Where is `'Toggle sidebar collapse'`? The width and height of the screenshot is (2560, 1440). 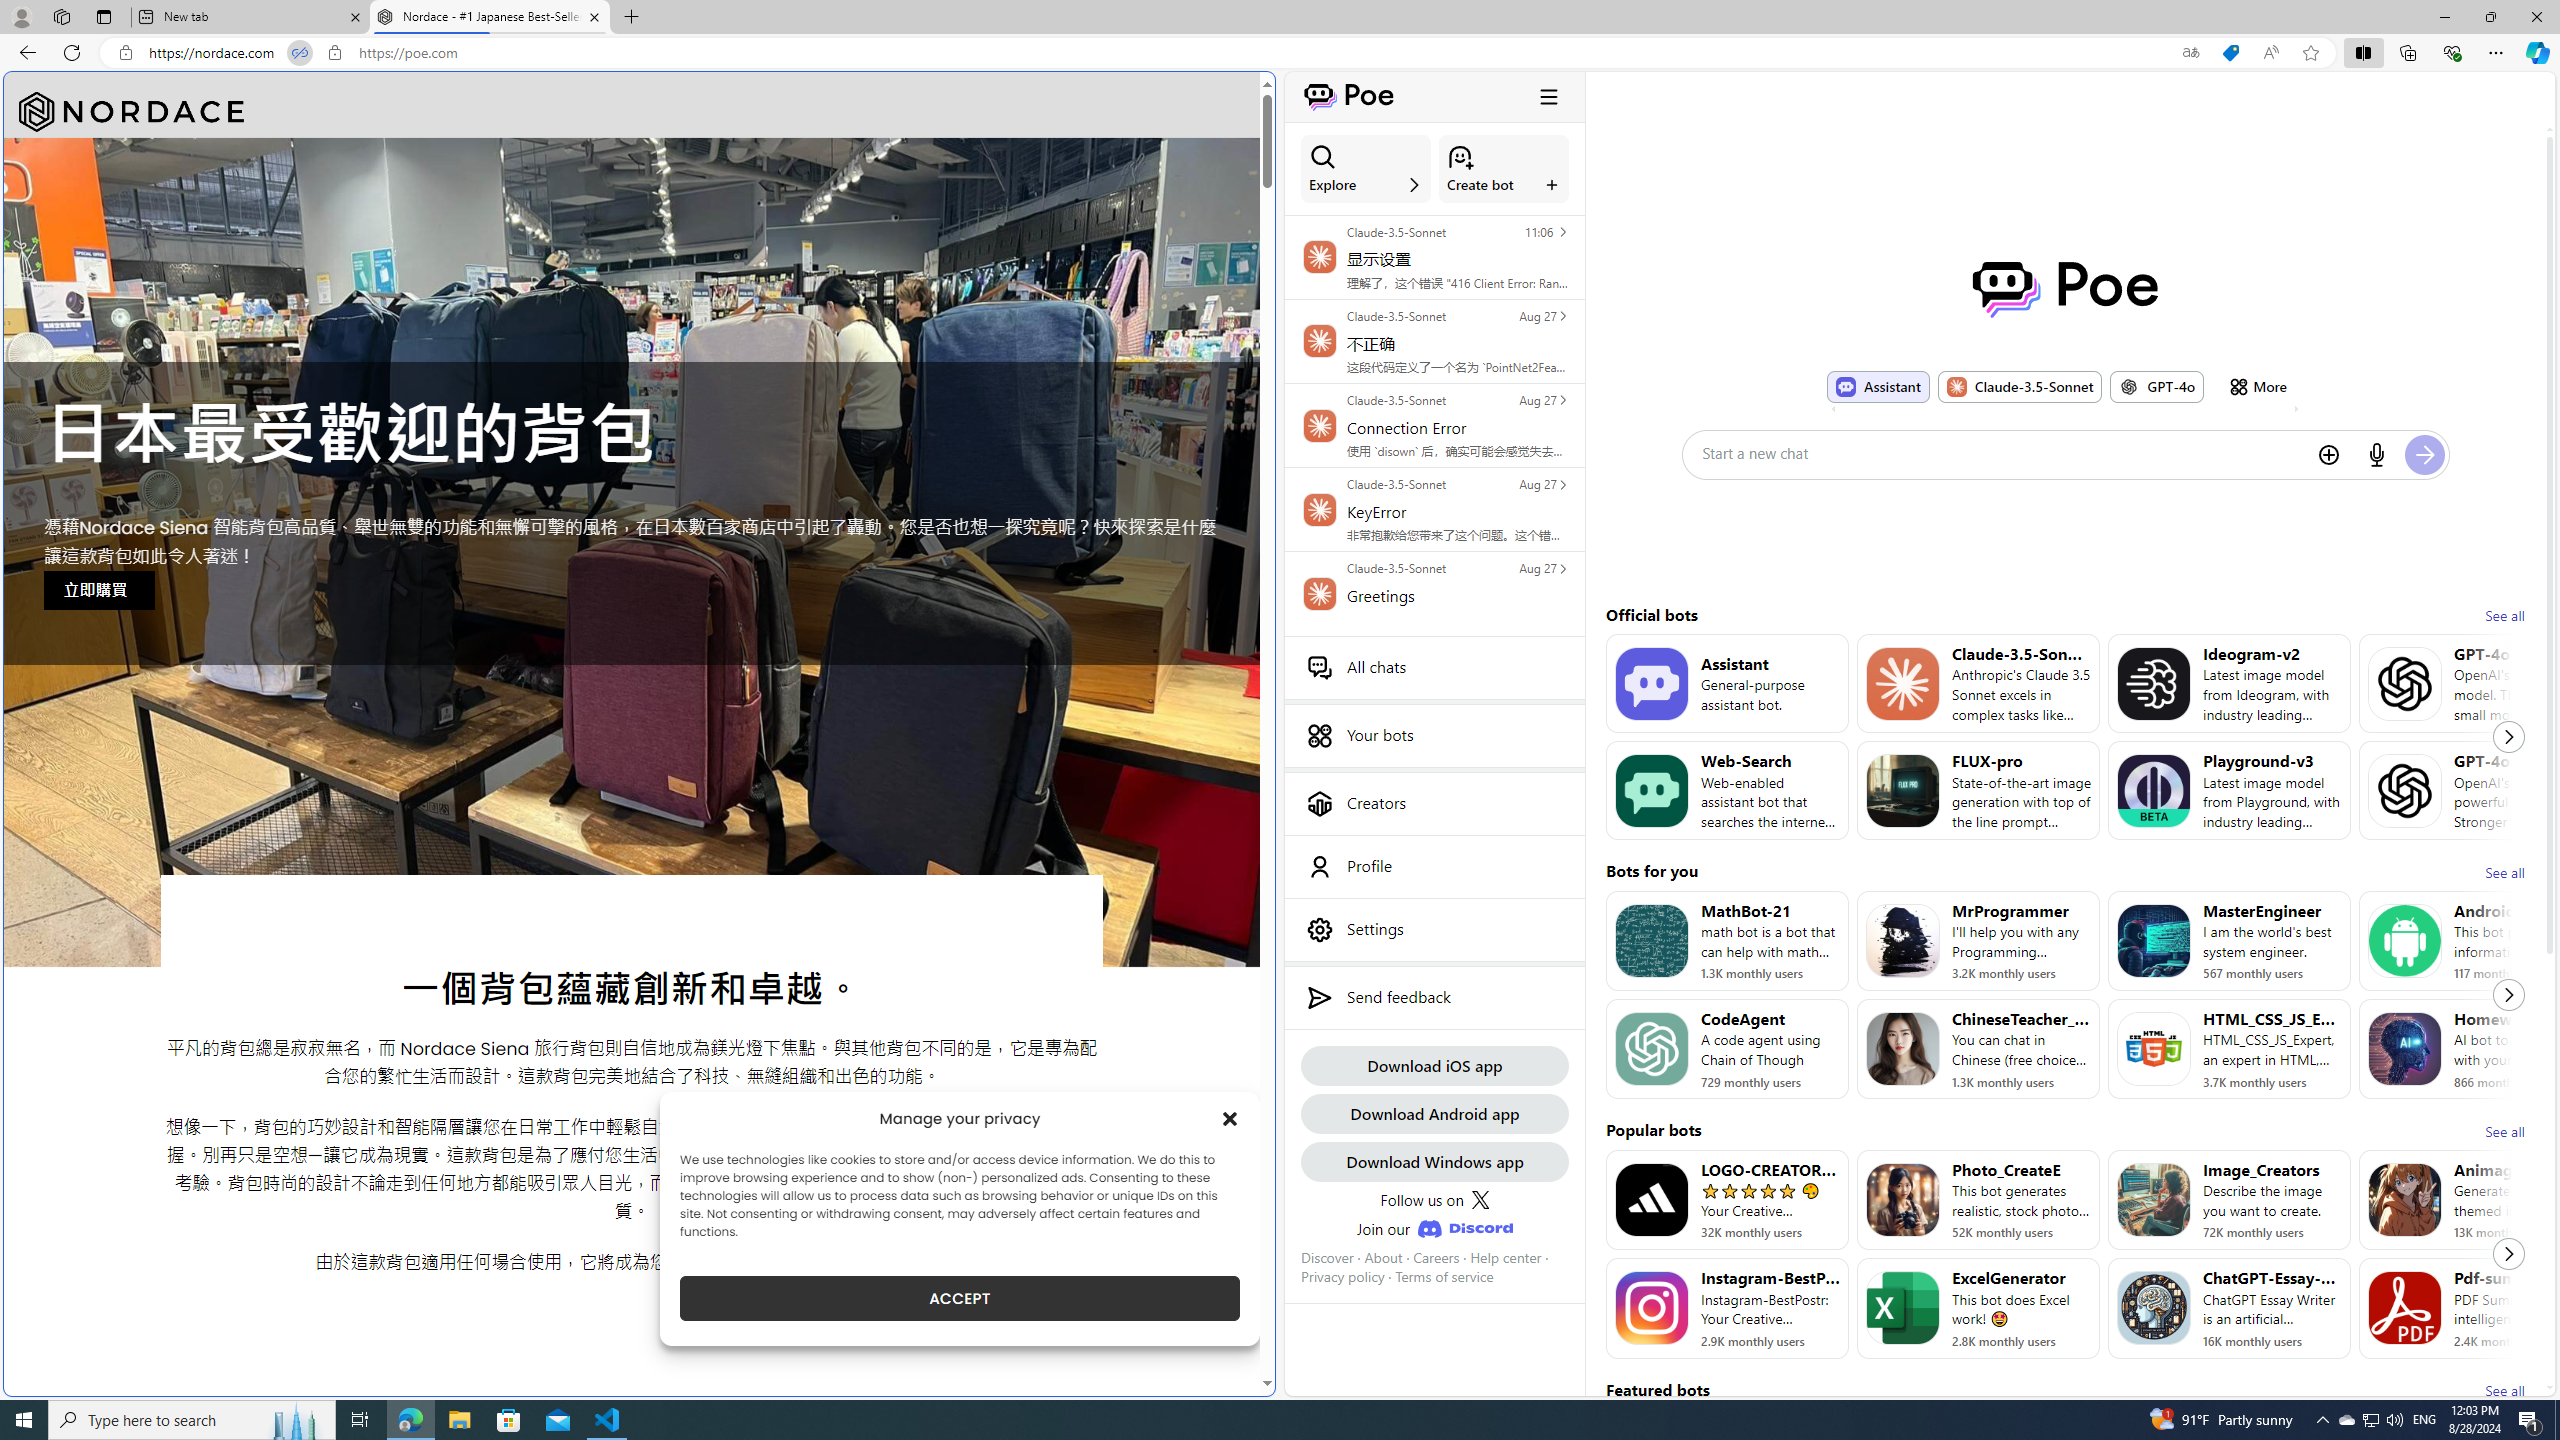 'Toggle sidebar collapse' is located at coordinates (1548, 95).